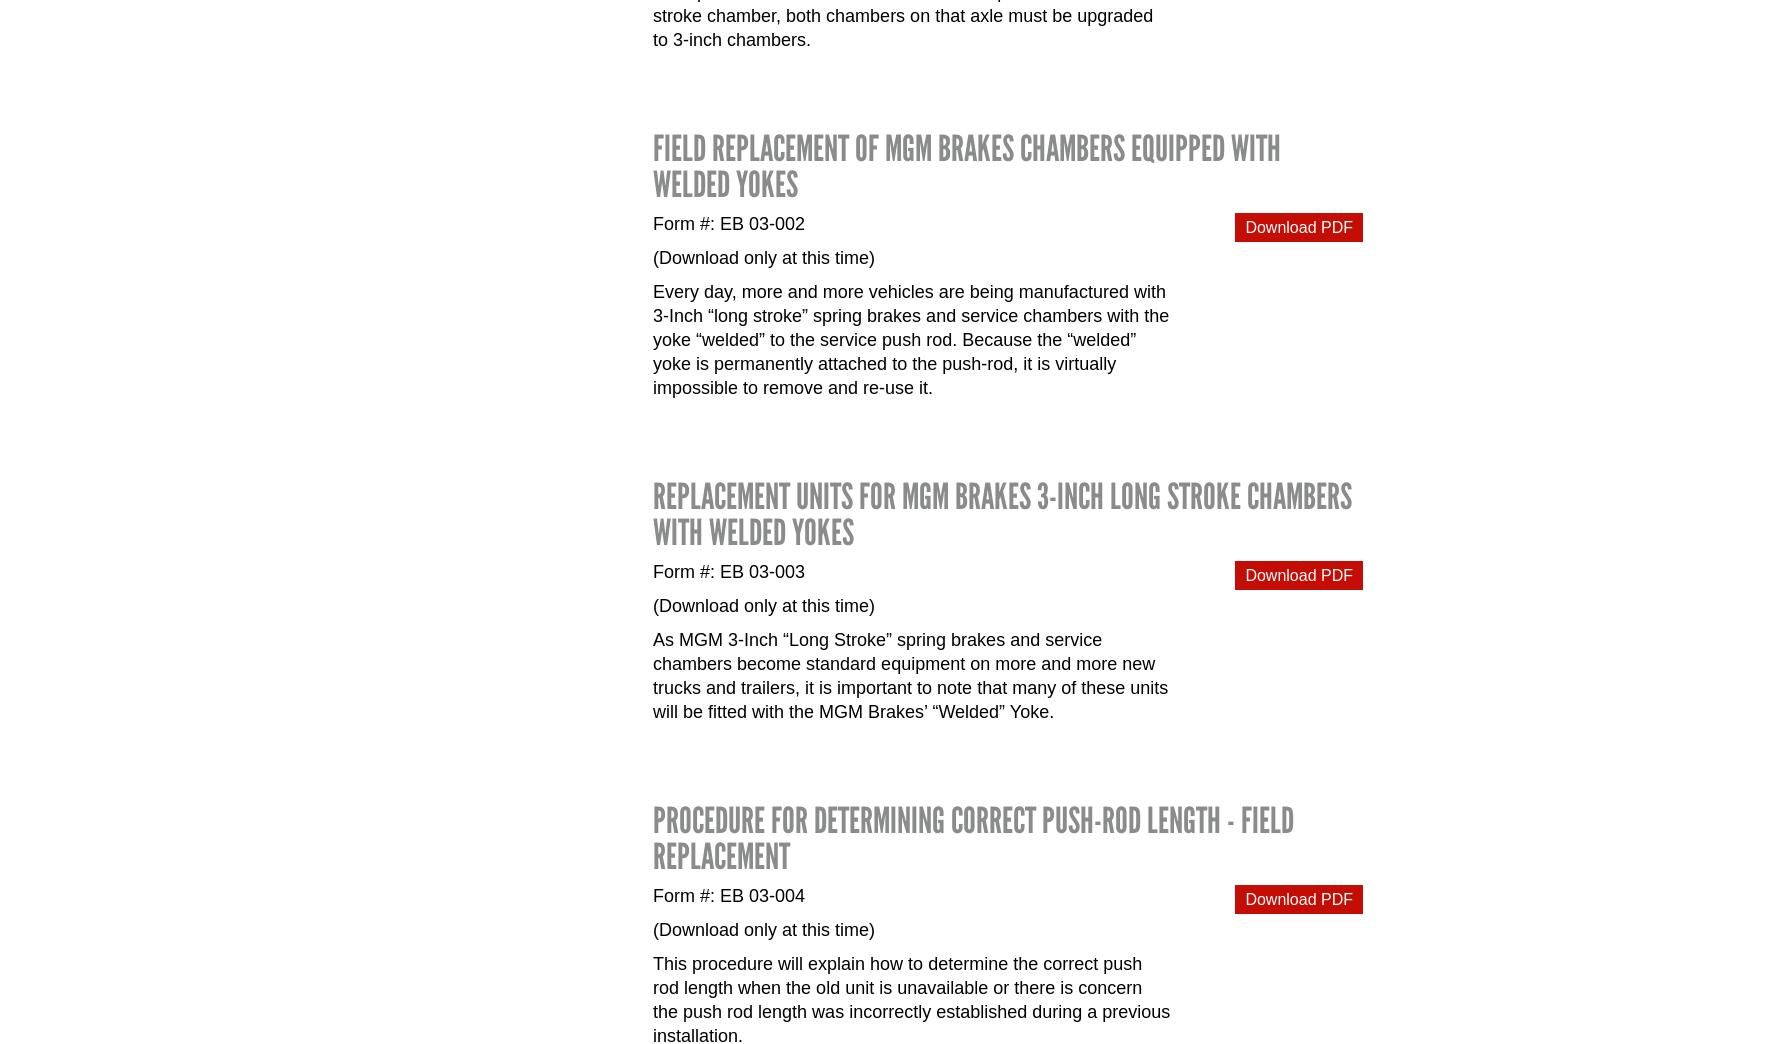 Image resolution: width=1786 pixels, height=1044 pixels. I want to click on 'Replacement Units for MGM Brakes 3-Inch Long Stroke Chambers with Welded Yokes', so click(1002, 514).